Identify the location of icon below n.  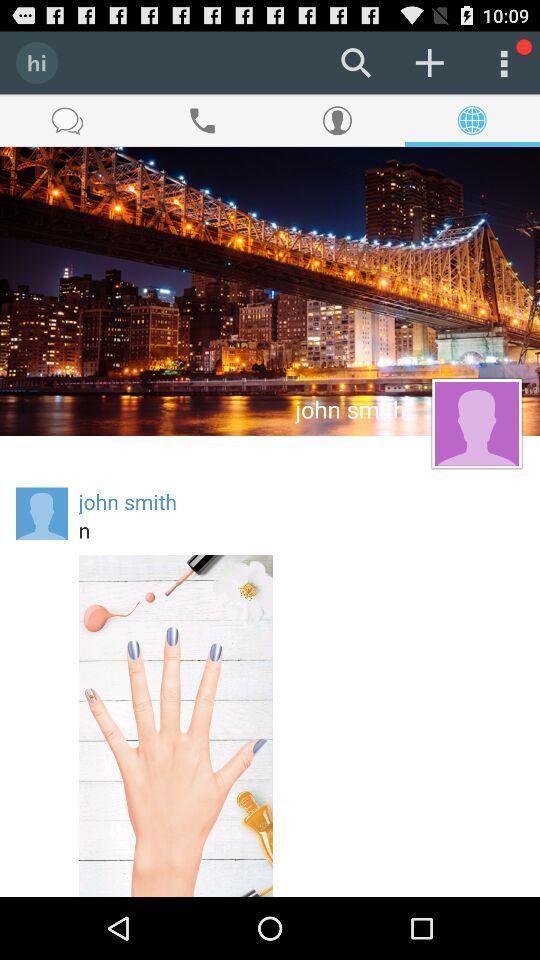
(175, 724).